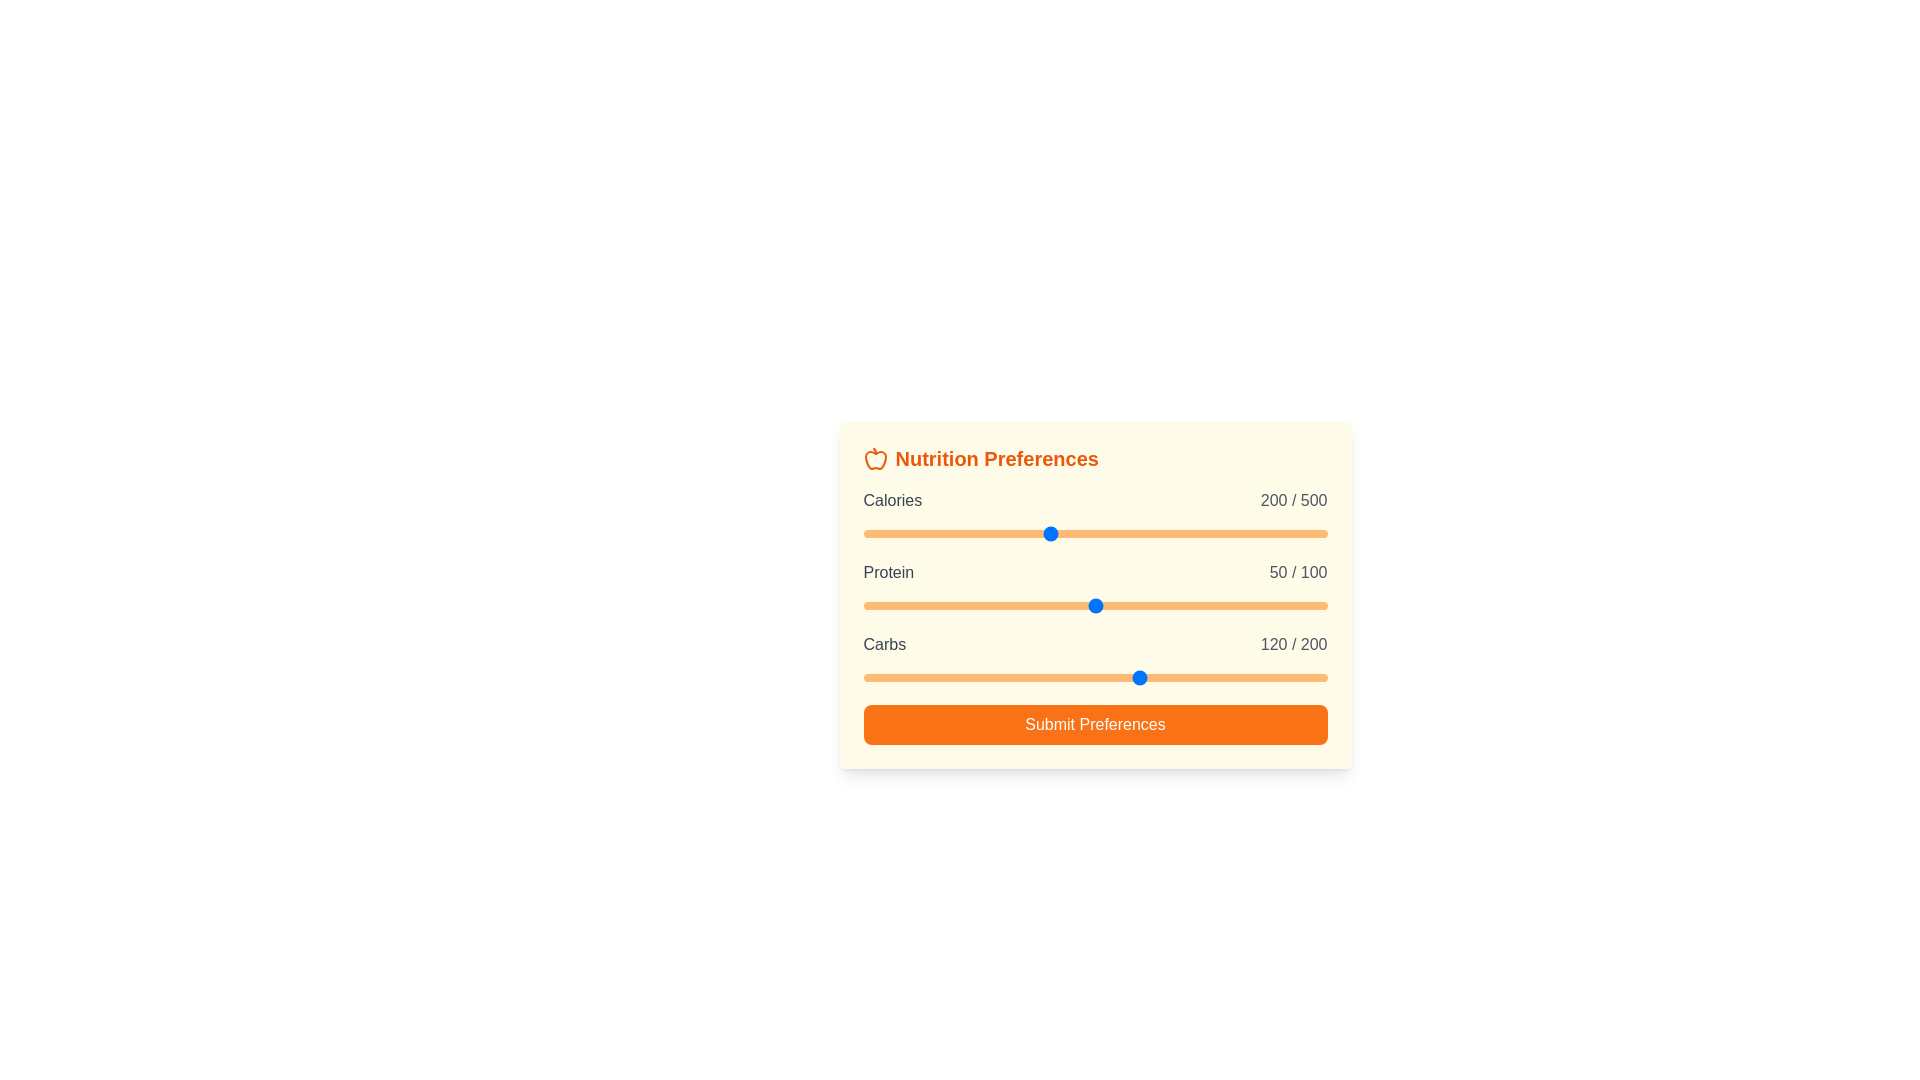 The image size is (1920, 1080). I want to click on the carbohydrate intake value, so click(1069, 677).